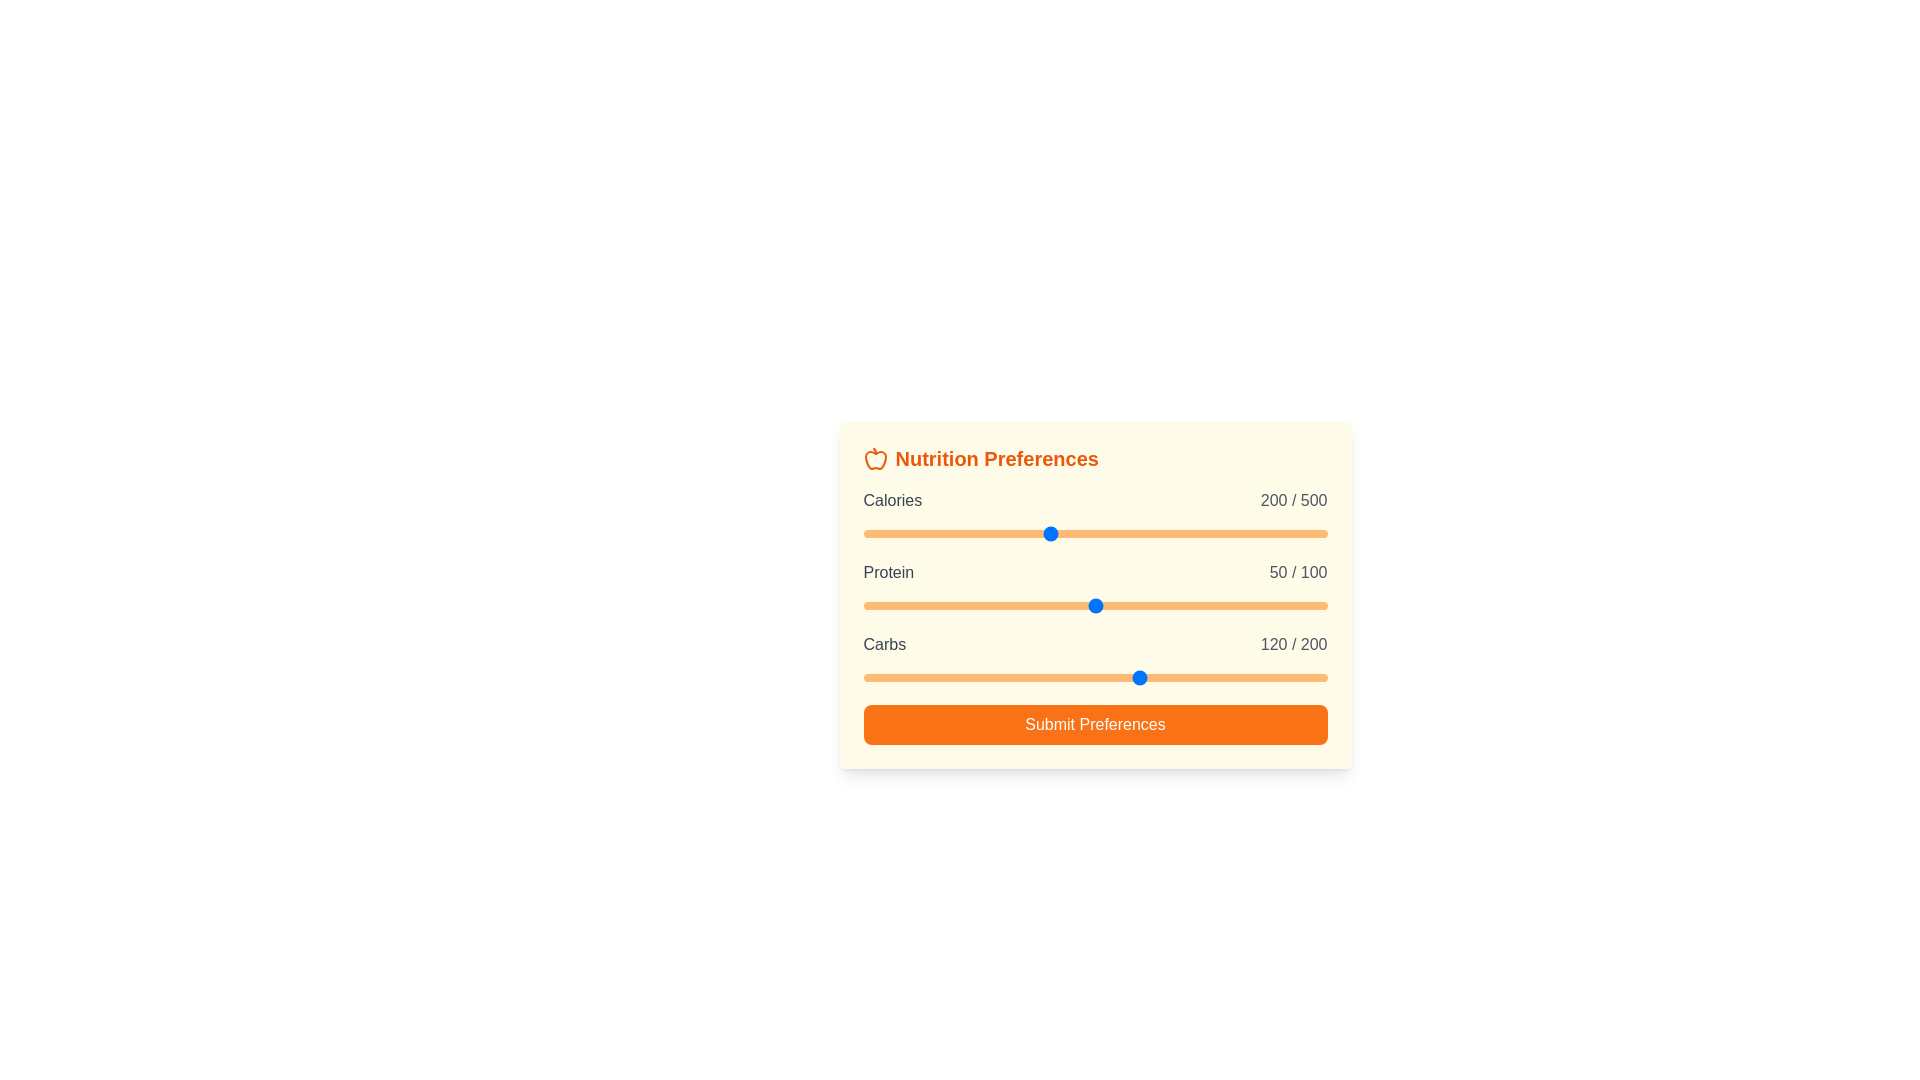 The image size is (1920, 1080). I want to click on the carbohydrate intake value, so click(1069, 677).